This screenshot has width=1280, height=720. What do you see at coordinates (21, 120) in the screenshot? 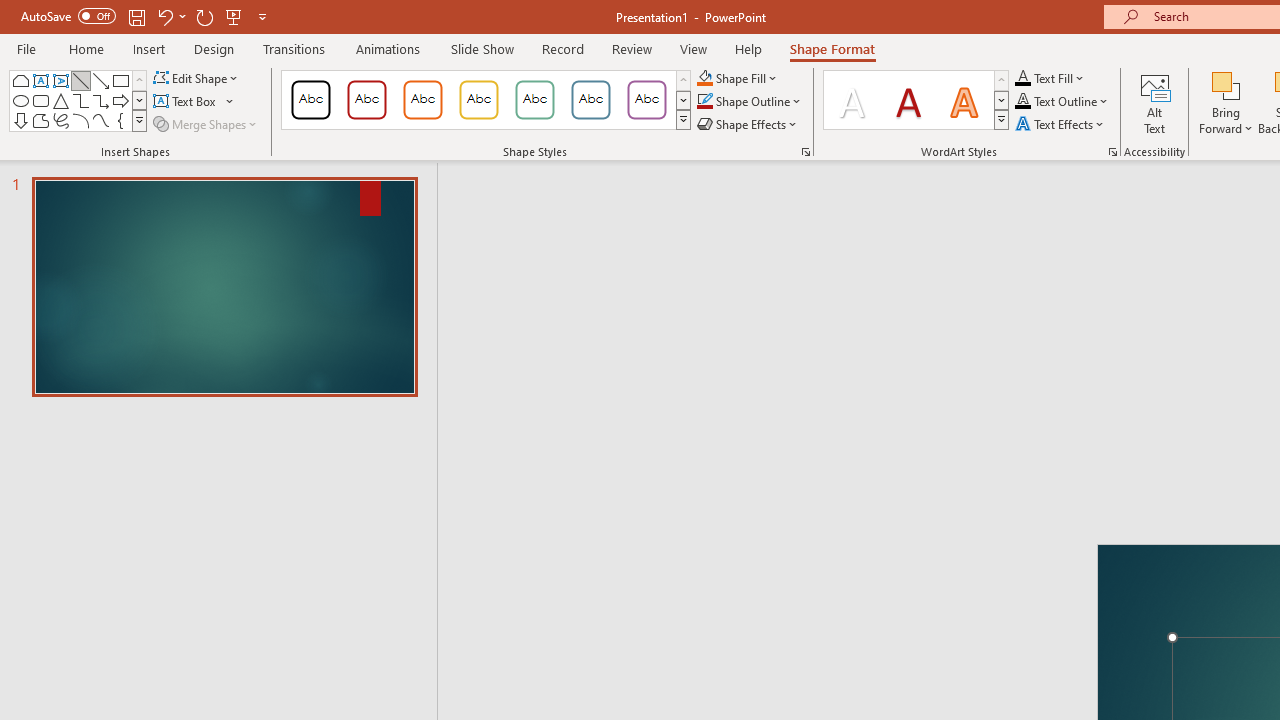
I see `'Arrow: Down'` at bounding box center [21, 120].